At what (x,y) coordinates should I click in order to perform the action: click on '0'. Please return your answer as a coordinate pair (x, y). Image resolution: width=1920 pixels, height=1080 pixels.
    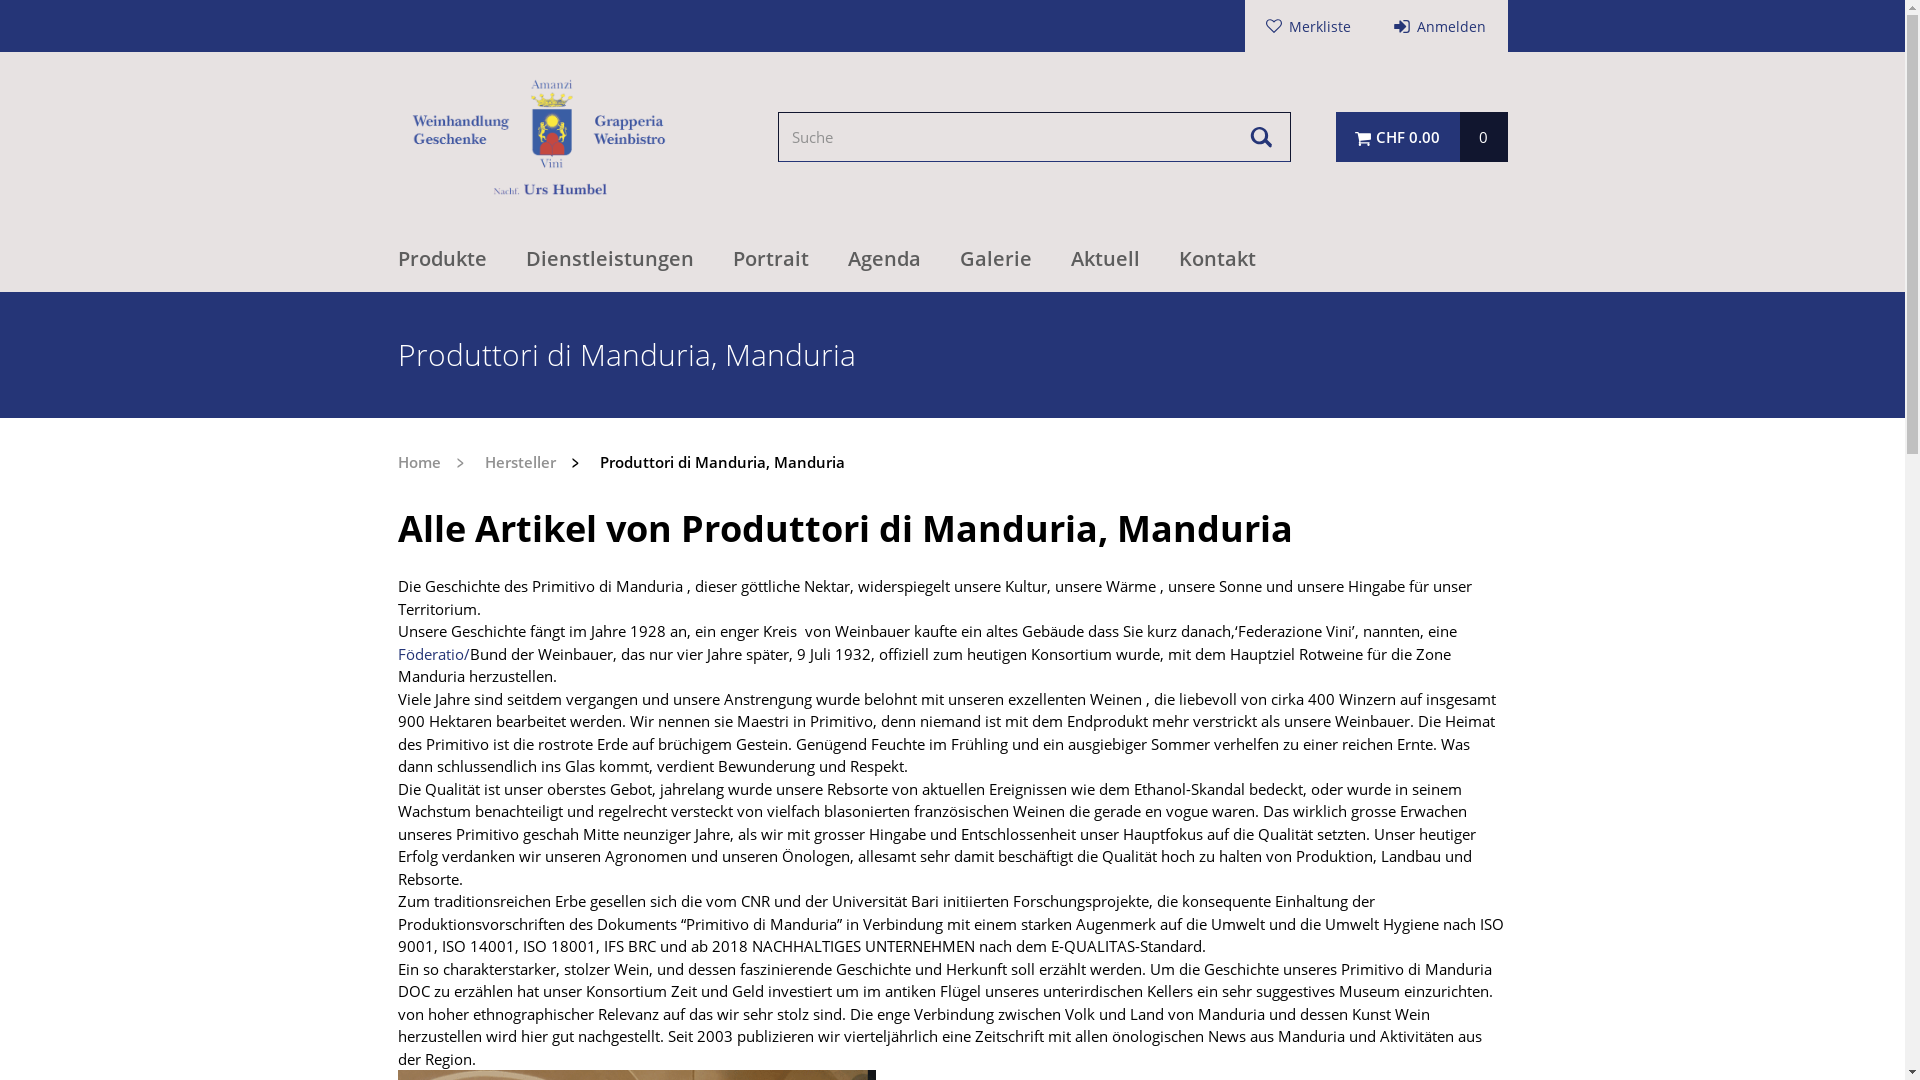
    Looking at the image, I should click on (1483, 136).